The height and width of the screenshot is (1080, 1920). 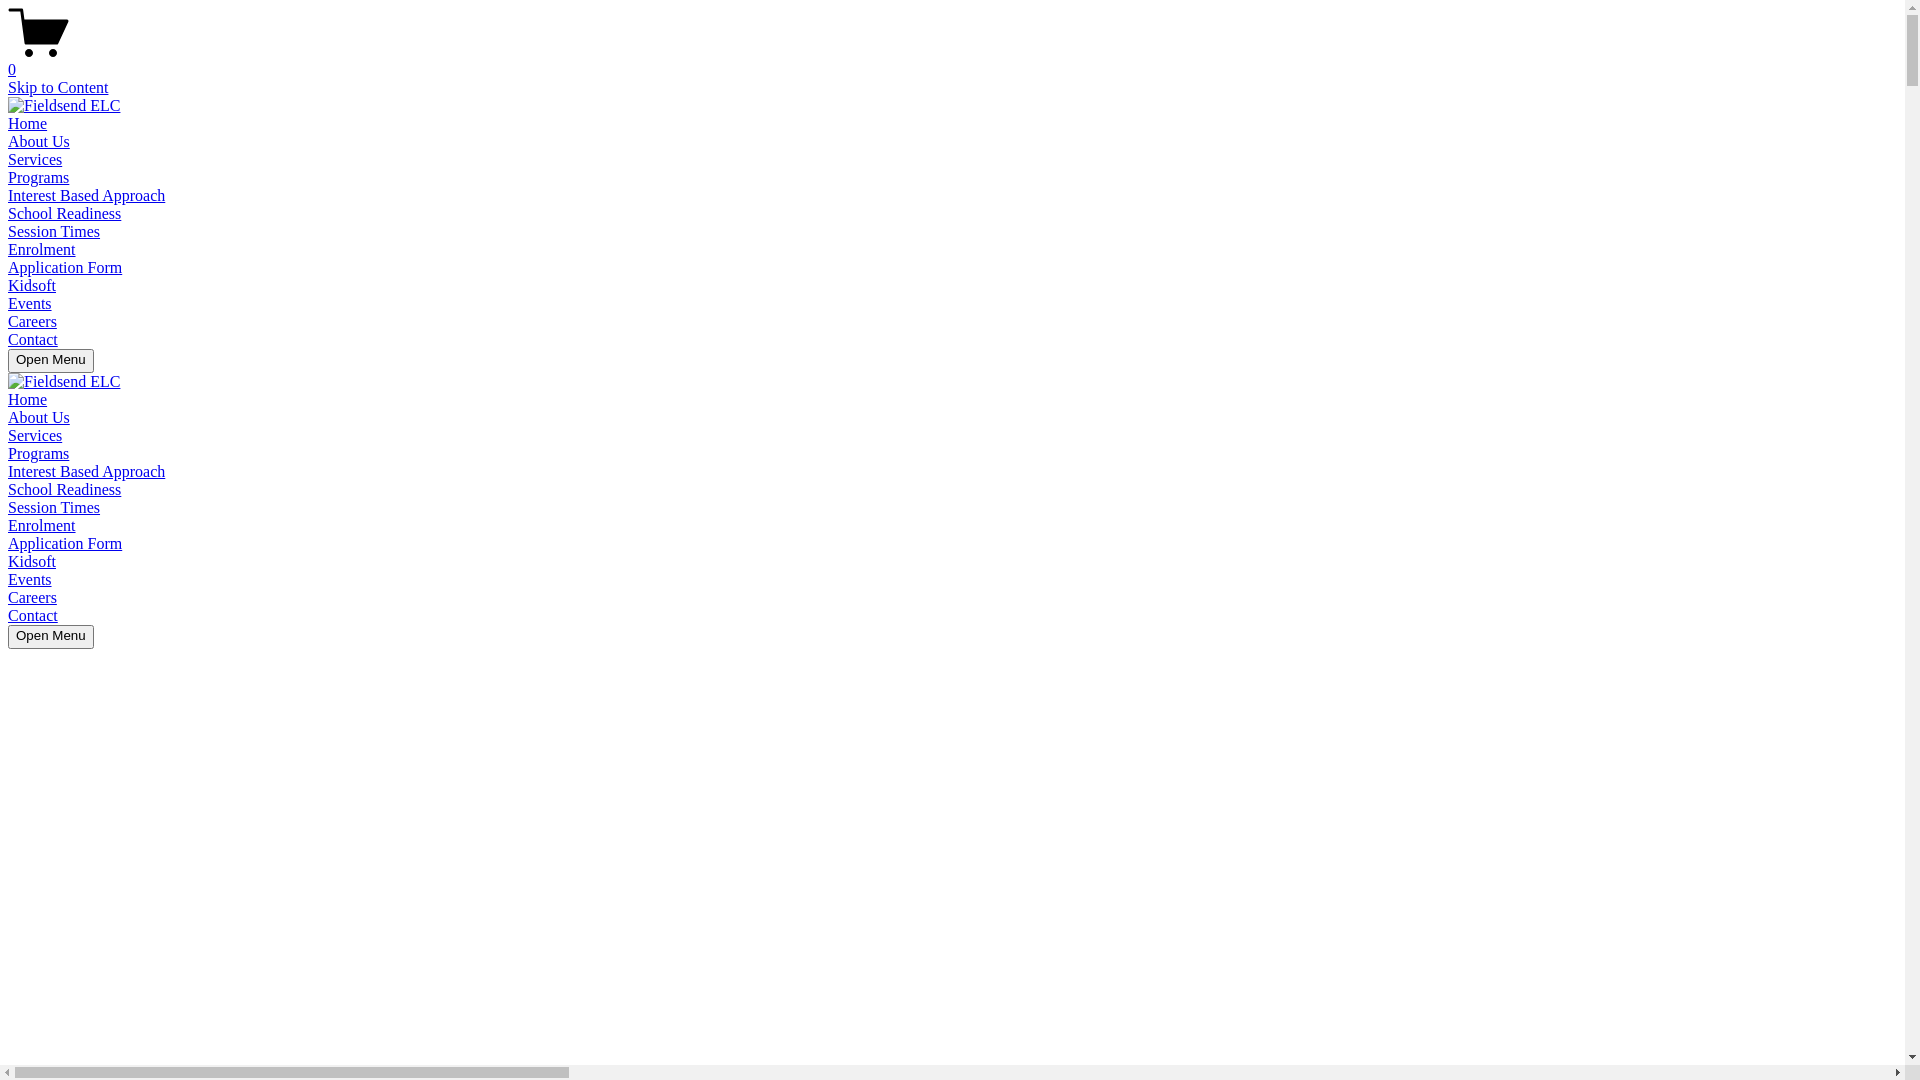 I want to click on 'Interest Based Approach', so click(x=85, y=471).